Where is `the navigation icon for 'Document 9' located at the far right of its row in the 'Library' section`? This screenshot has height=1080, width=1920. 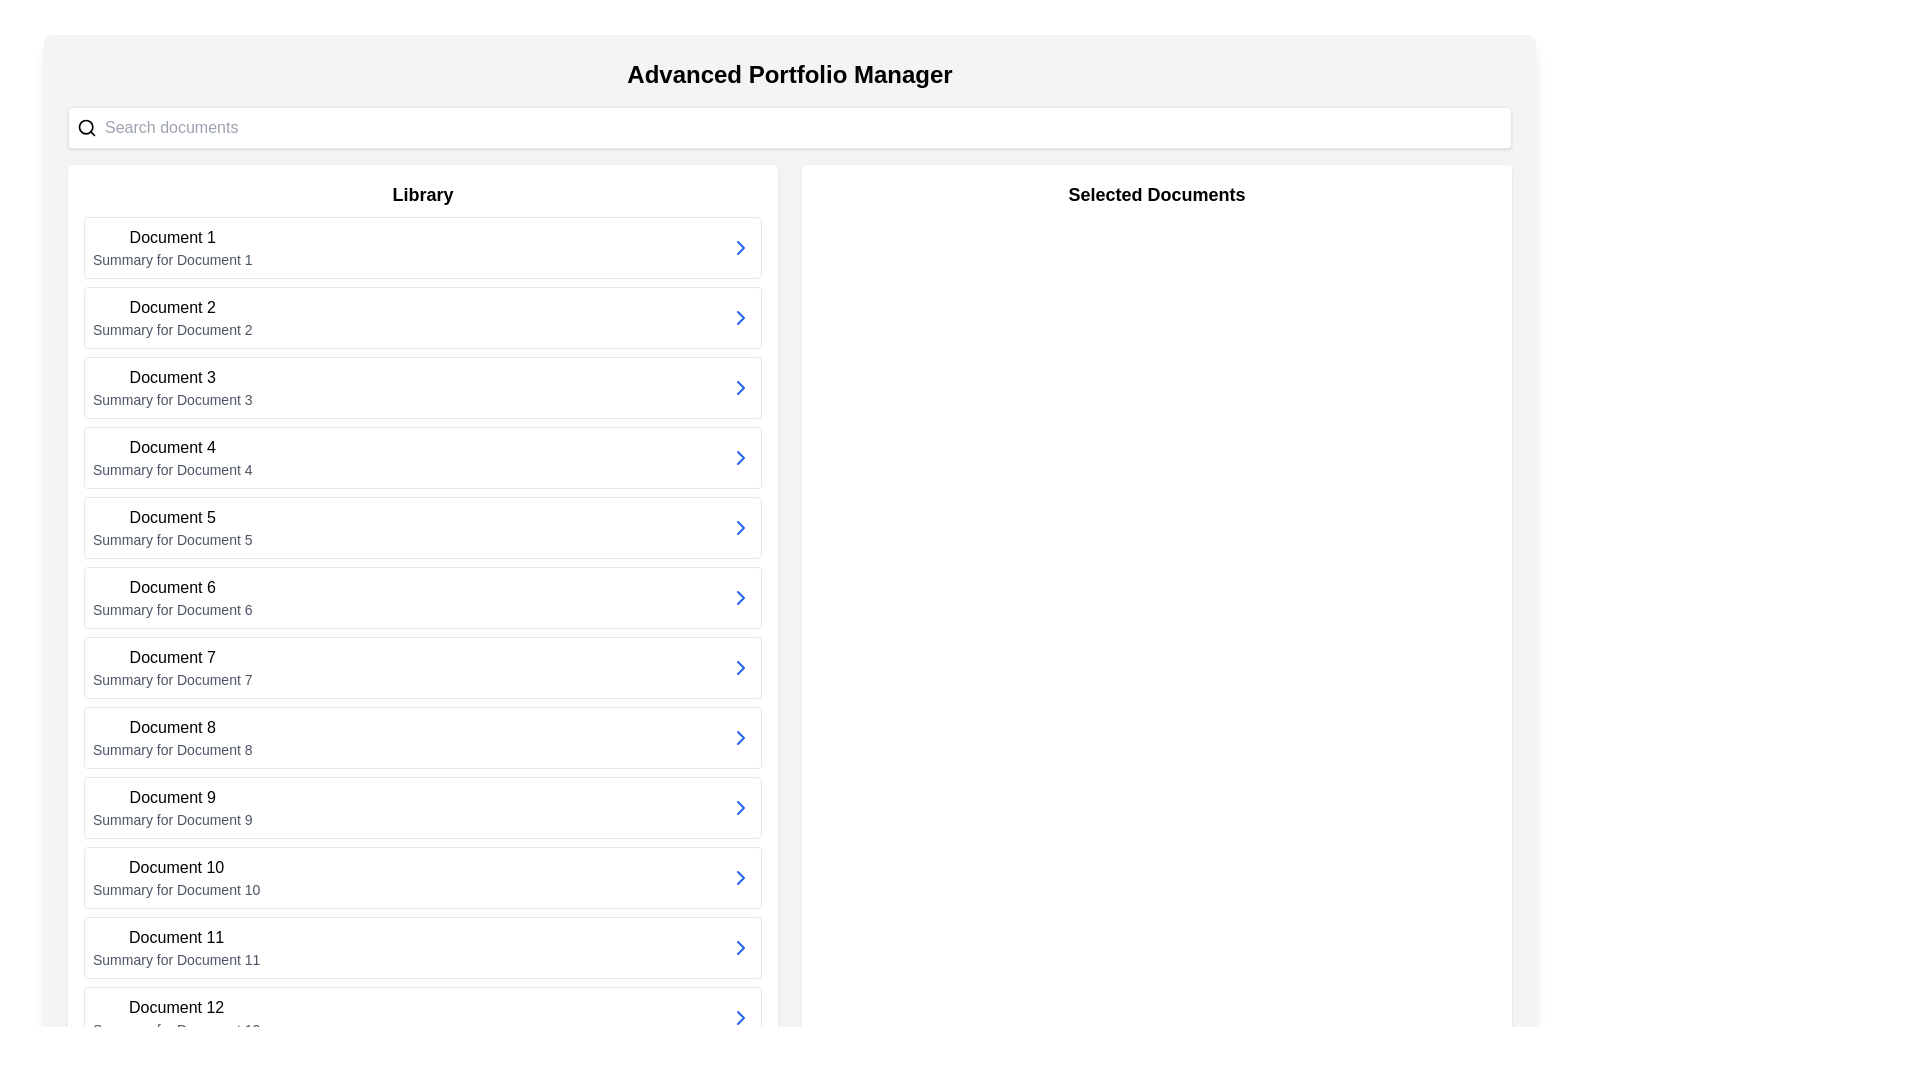 the navigation icon for 'Document 9' located at the far right of its row in the 'Library' section is located at coordinates (739, 737).